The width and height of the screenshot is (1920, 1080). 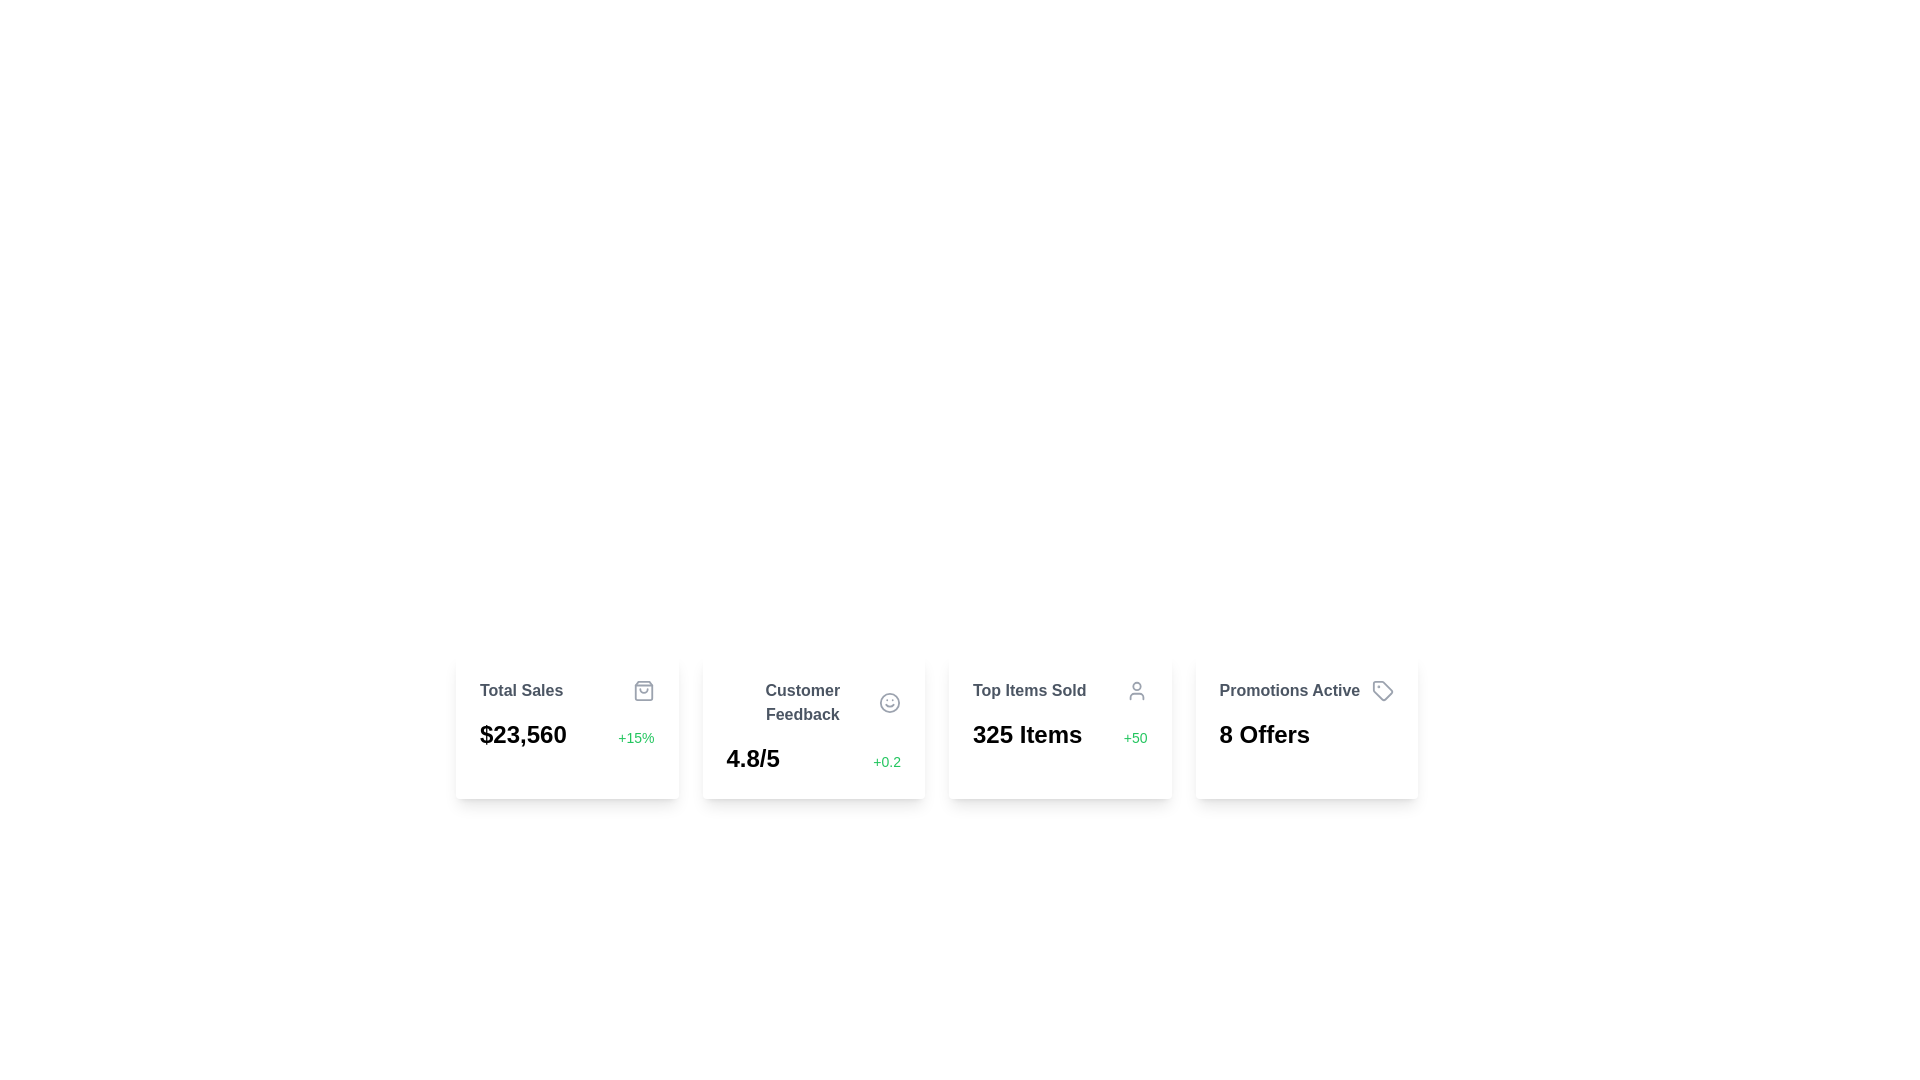 What do you see at coordinates (889, 701) in the screenshot?
I see `the circular smiling face icon that is gray and located to the right of the 'Customer Feedback' text within a rectangular card` at bounding box center [889, 701].